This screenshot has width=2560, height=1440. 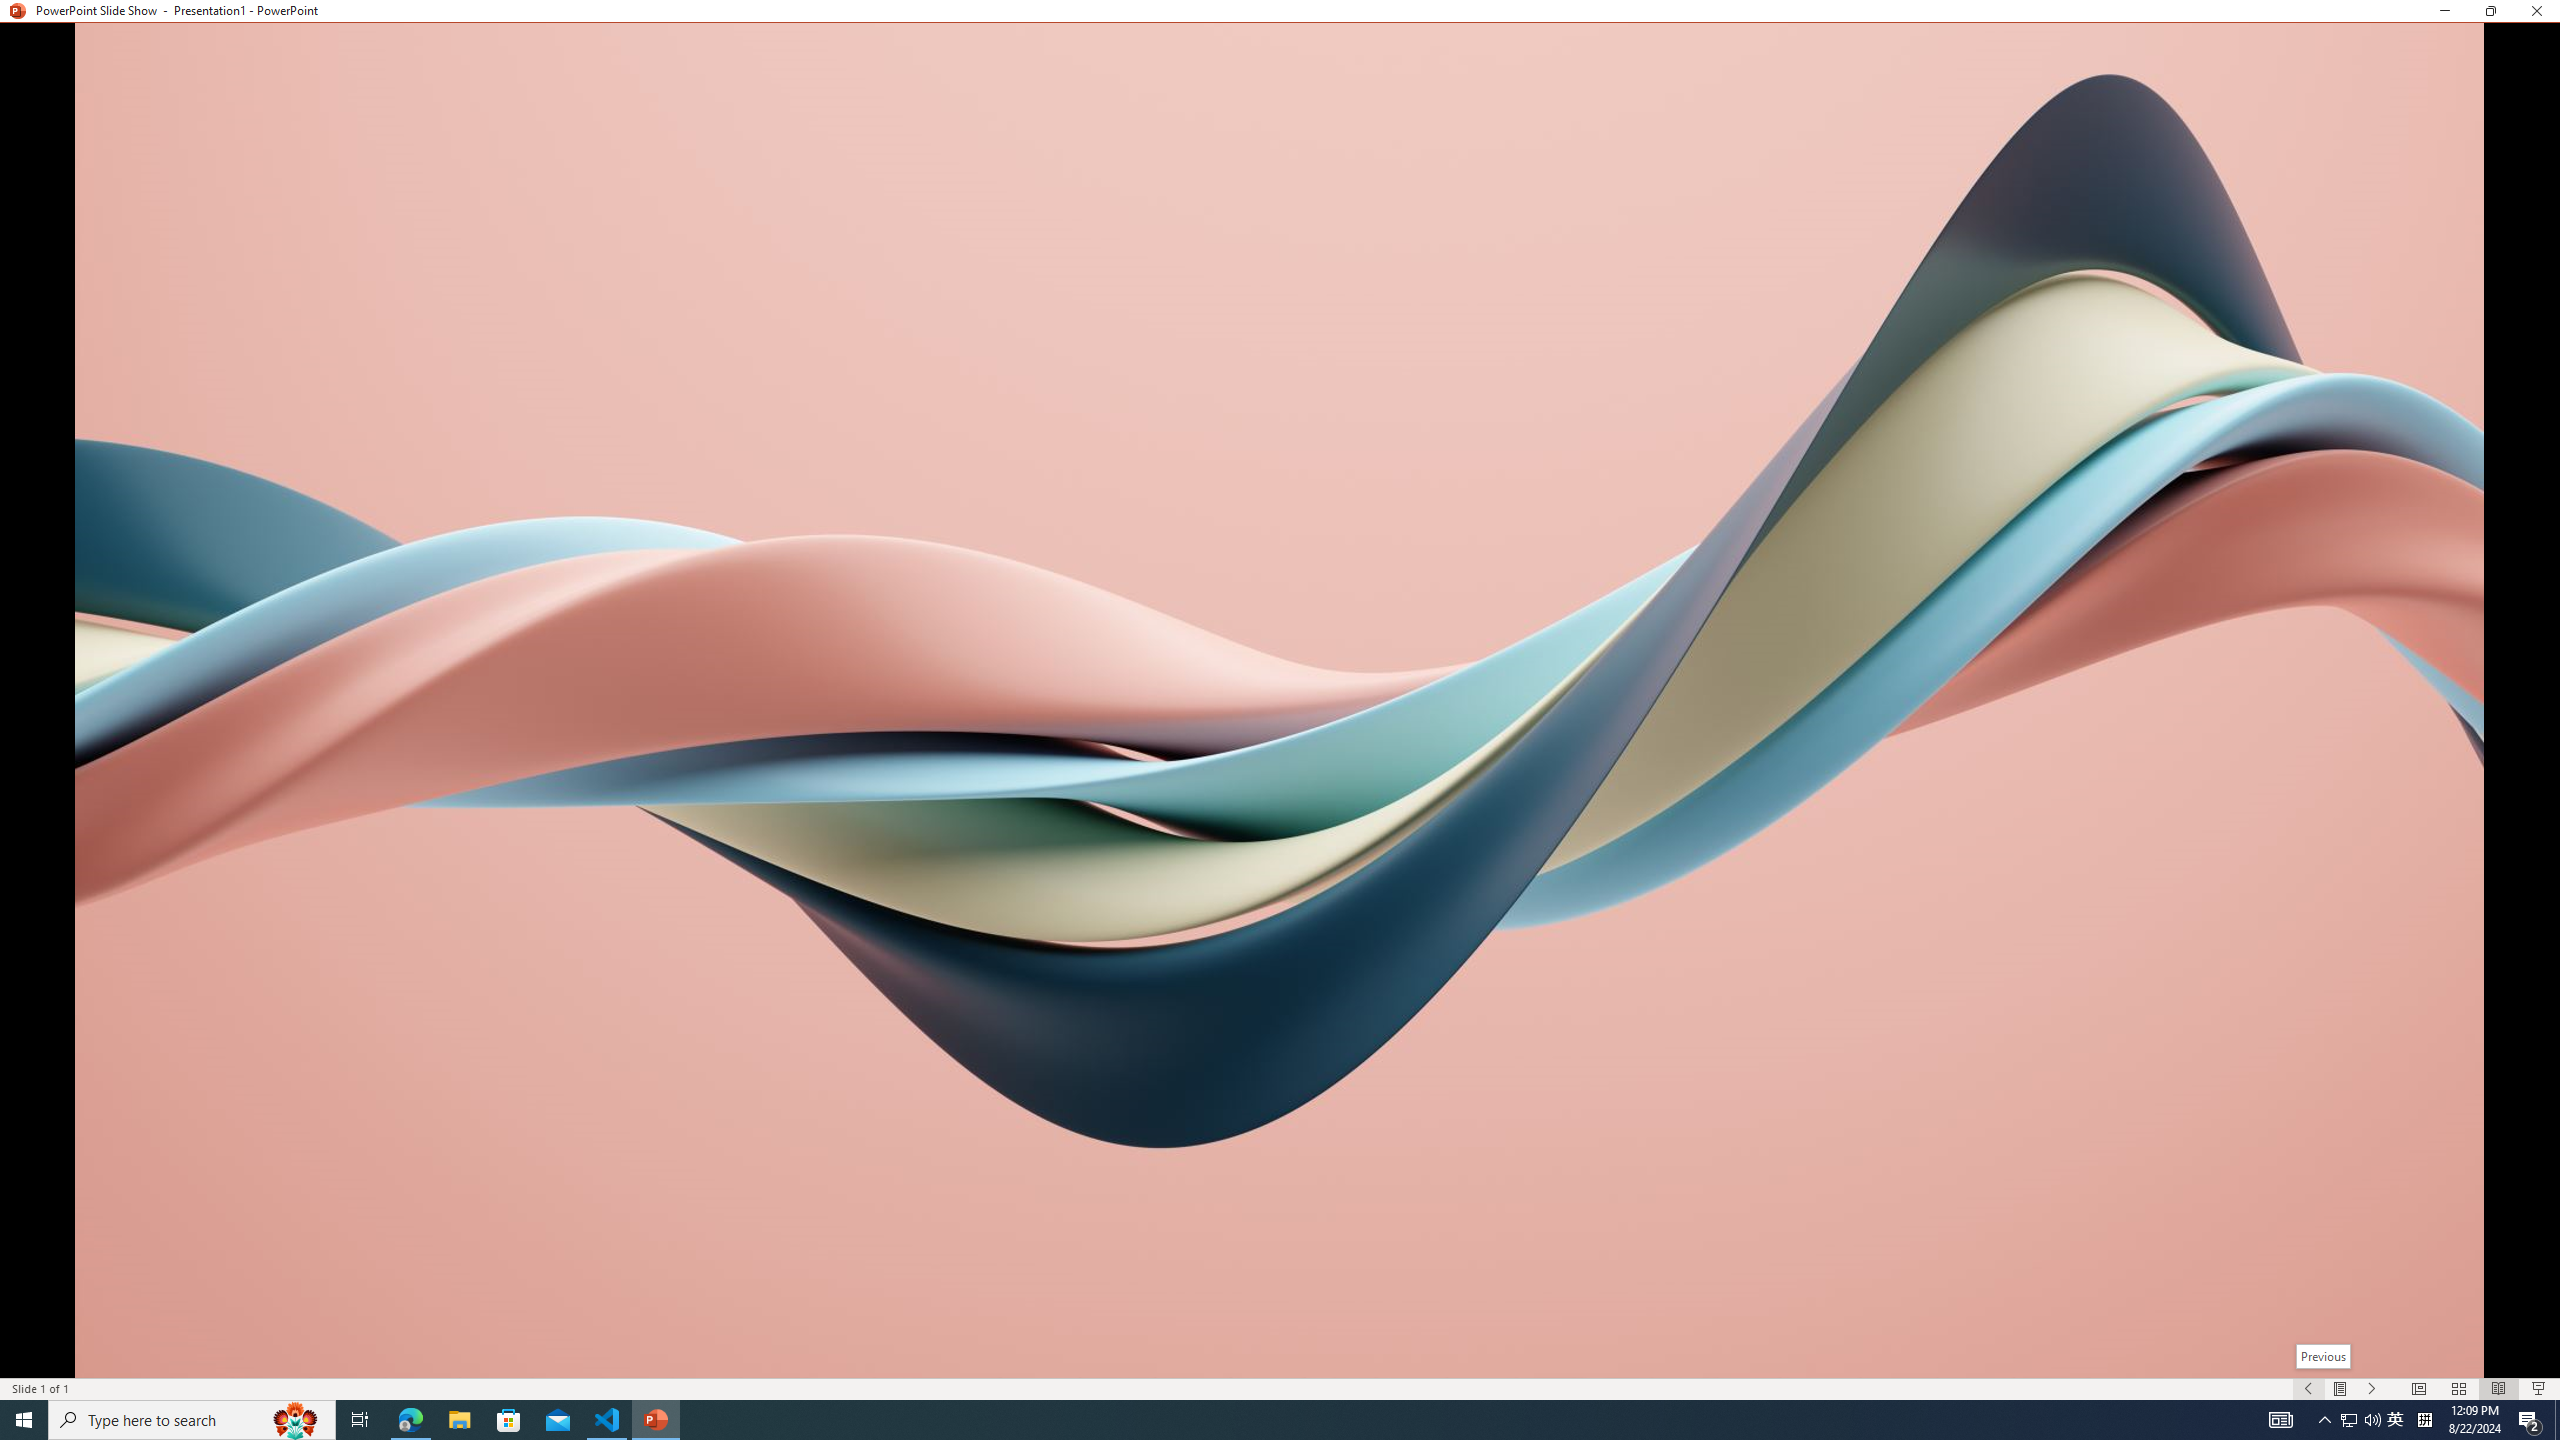 What do you see at coordinates (2308, 1389) in the screenshot?
I see `'Slide Show Previous On'` at bounding box center [2308, 1389].